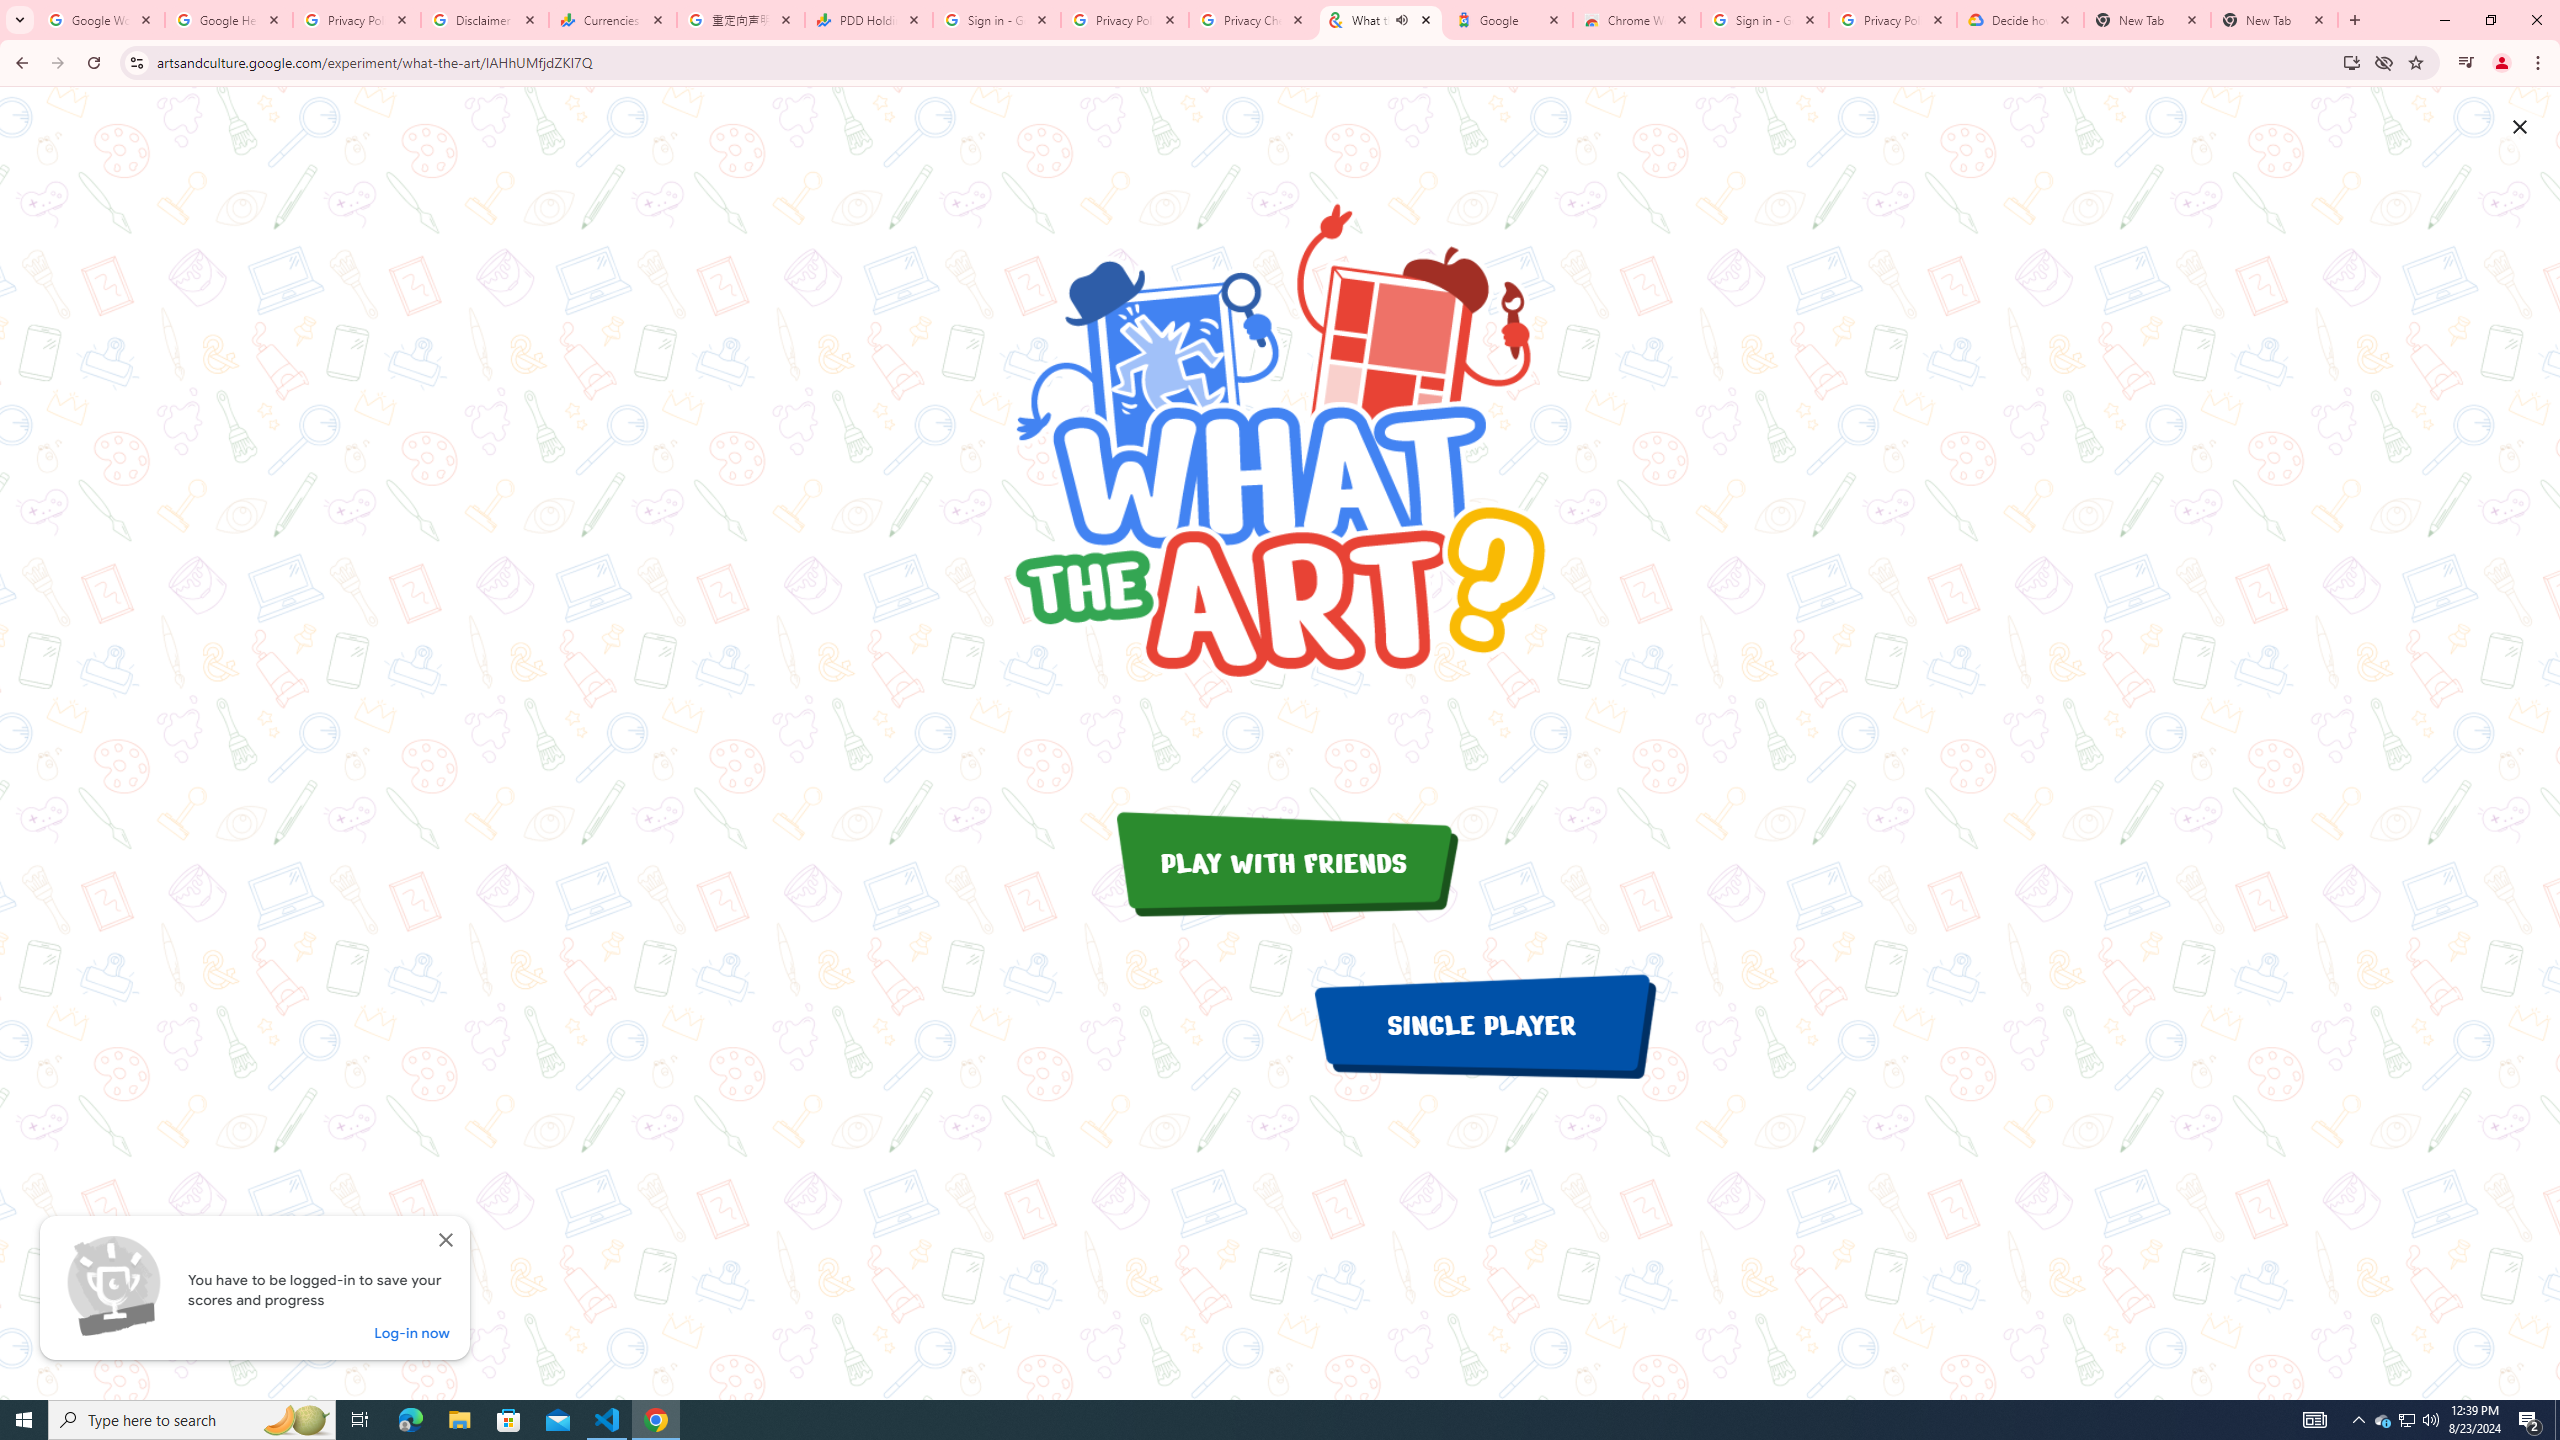 Image resolution: width=2560 pixels, height=1440 pixels. I want to click on 'Currencies - Google Finance', so click(612, 19).